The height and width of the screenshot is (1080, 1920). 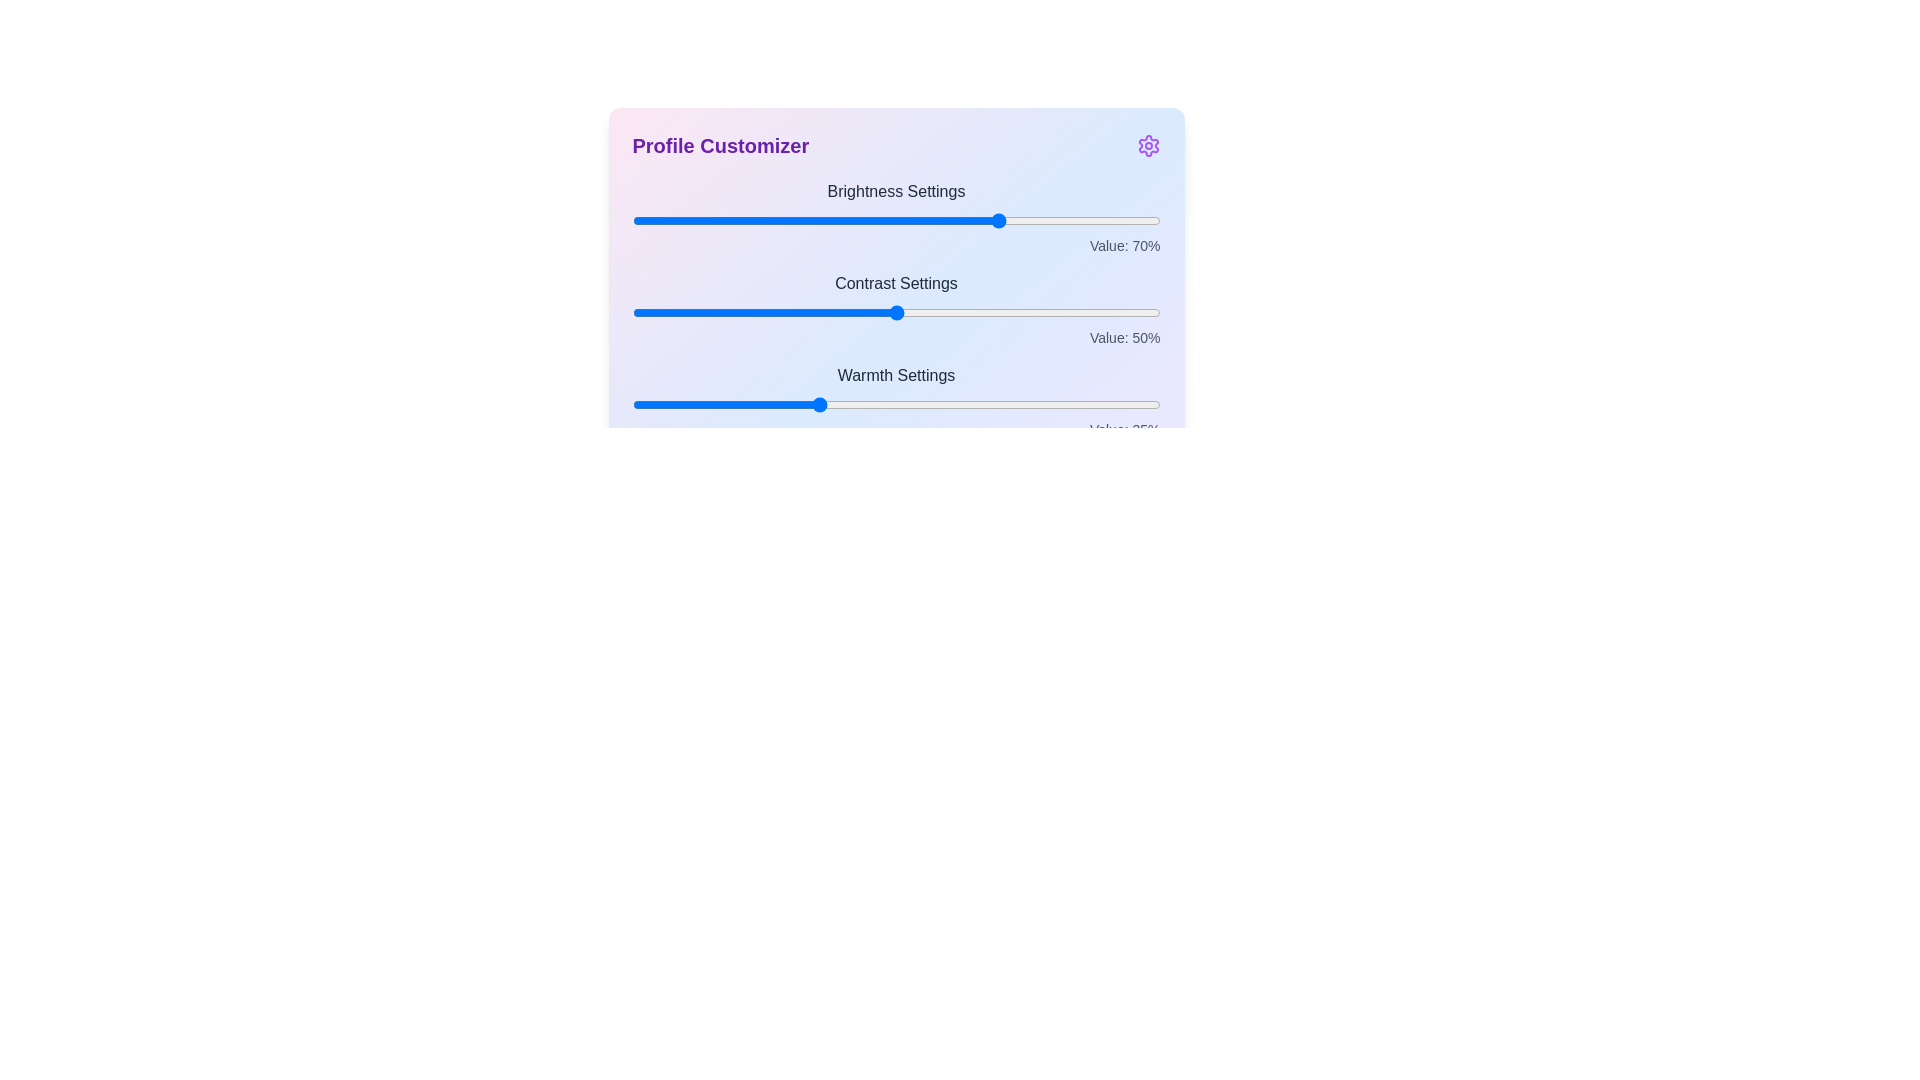 What do you see at coordinates (870, 220) in the screenshot?
I see `the 0 slider to 45%` at bounding box center [870, 220].